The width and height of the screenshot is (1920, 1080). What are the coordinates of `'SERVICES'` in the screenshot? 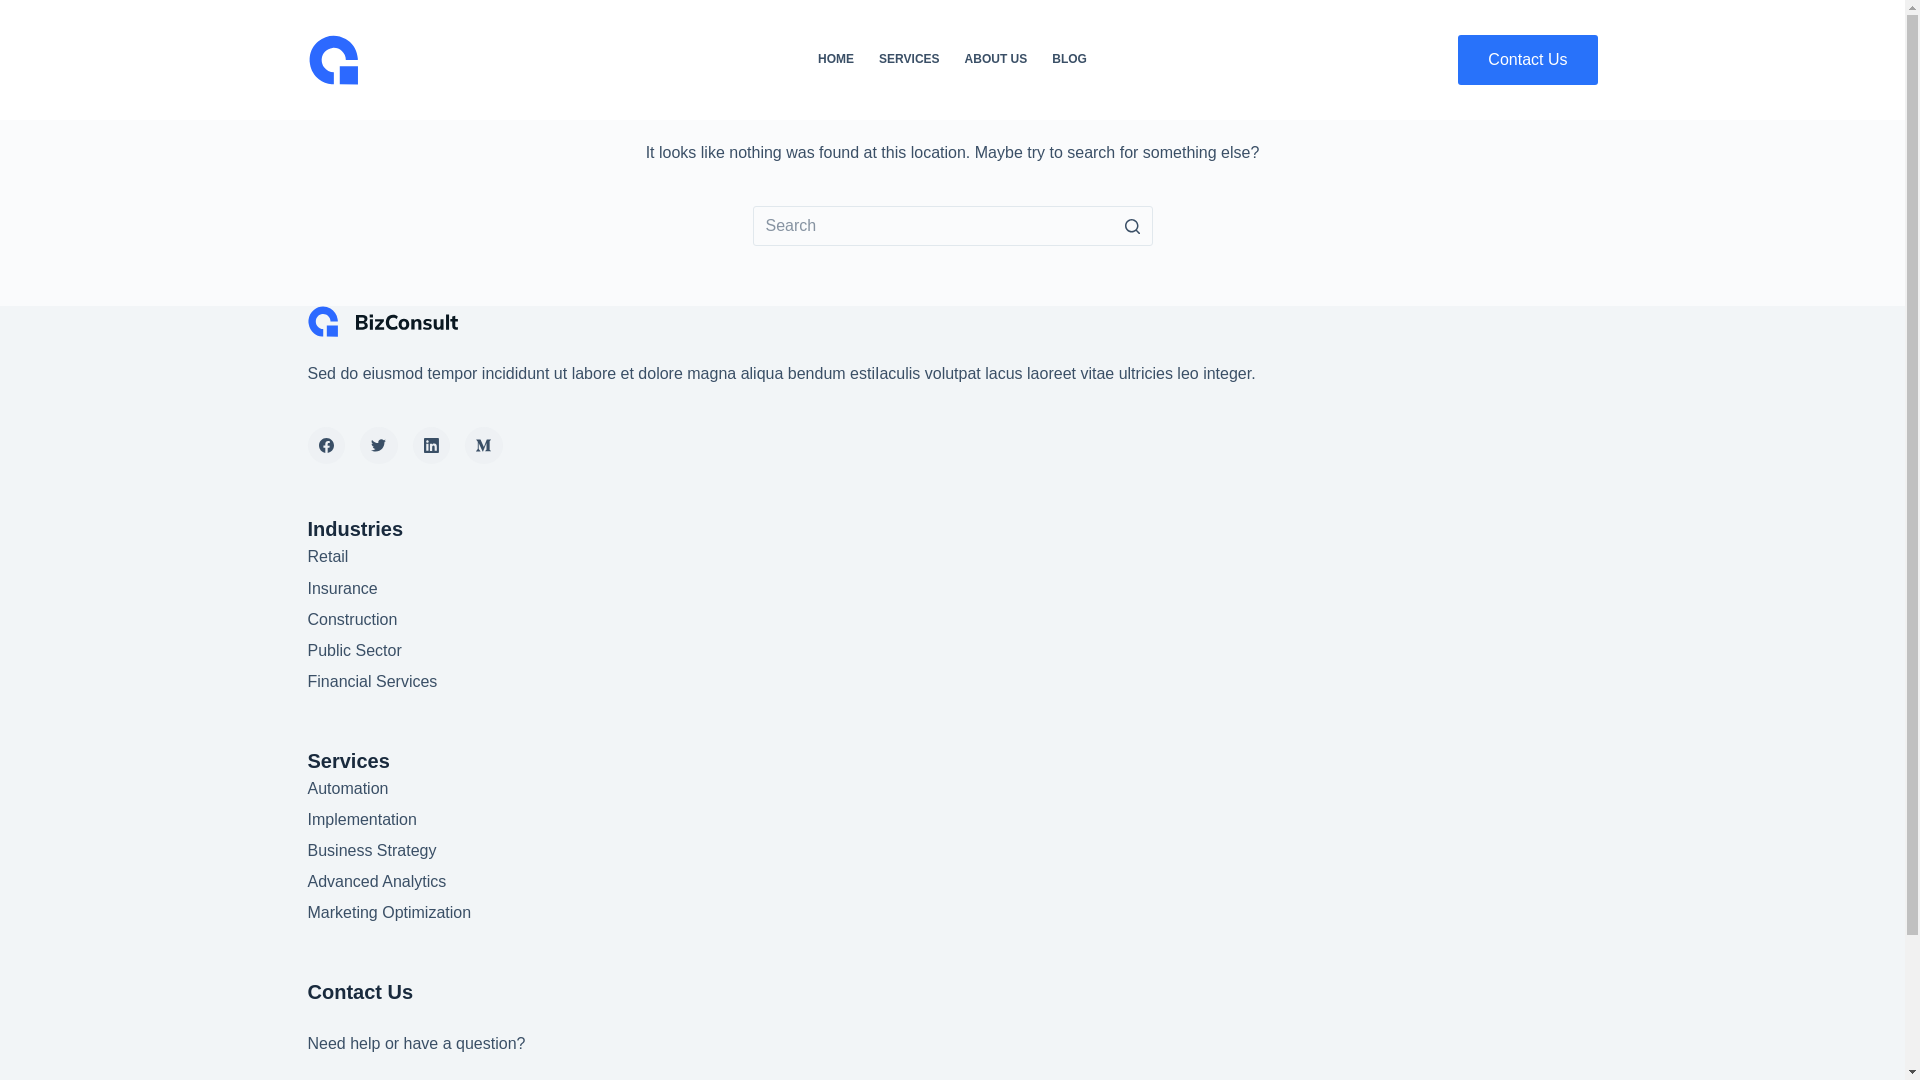 It's located at (867, 59).